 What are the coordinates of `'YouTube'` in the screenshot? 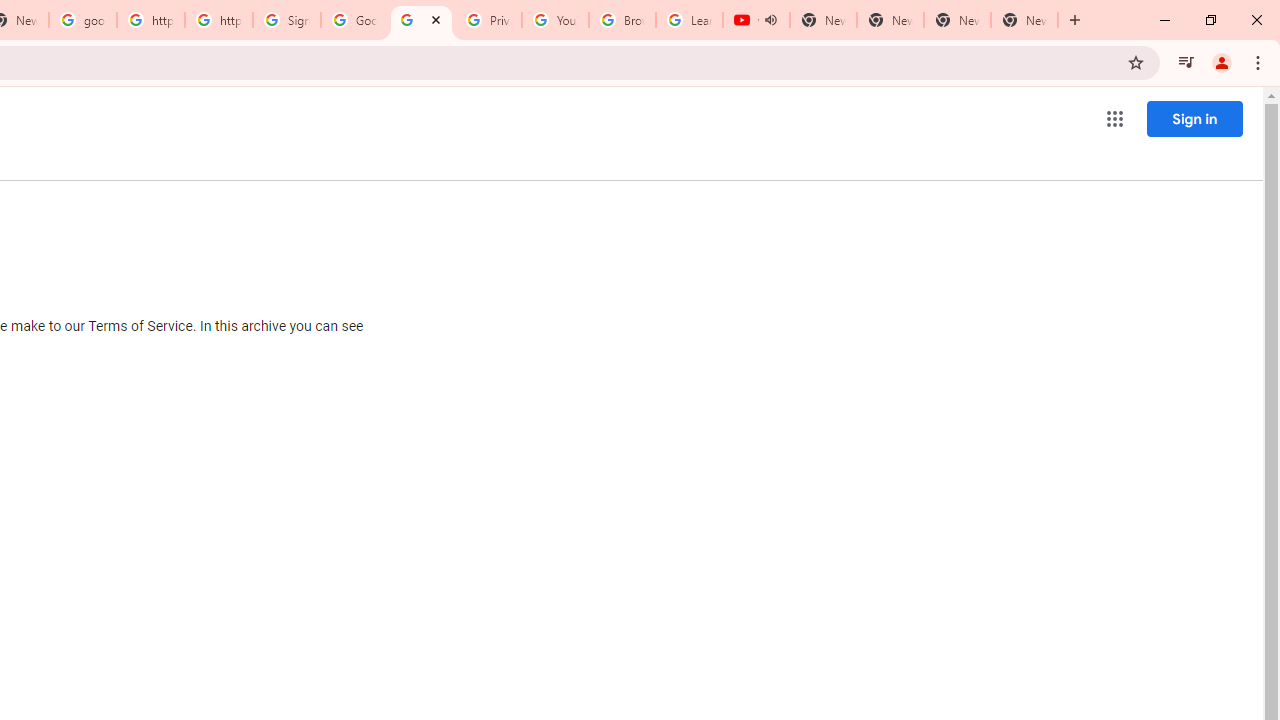 It's located at (555, 20).